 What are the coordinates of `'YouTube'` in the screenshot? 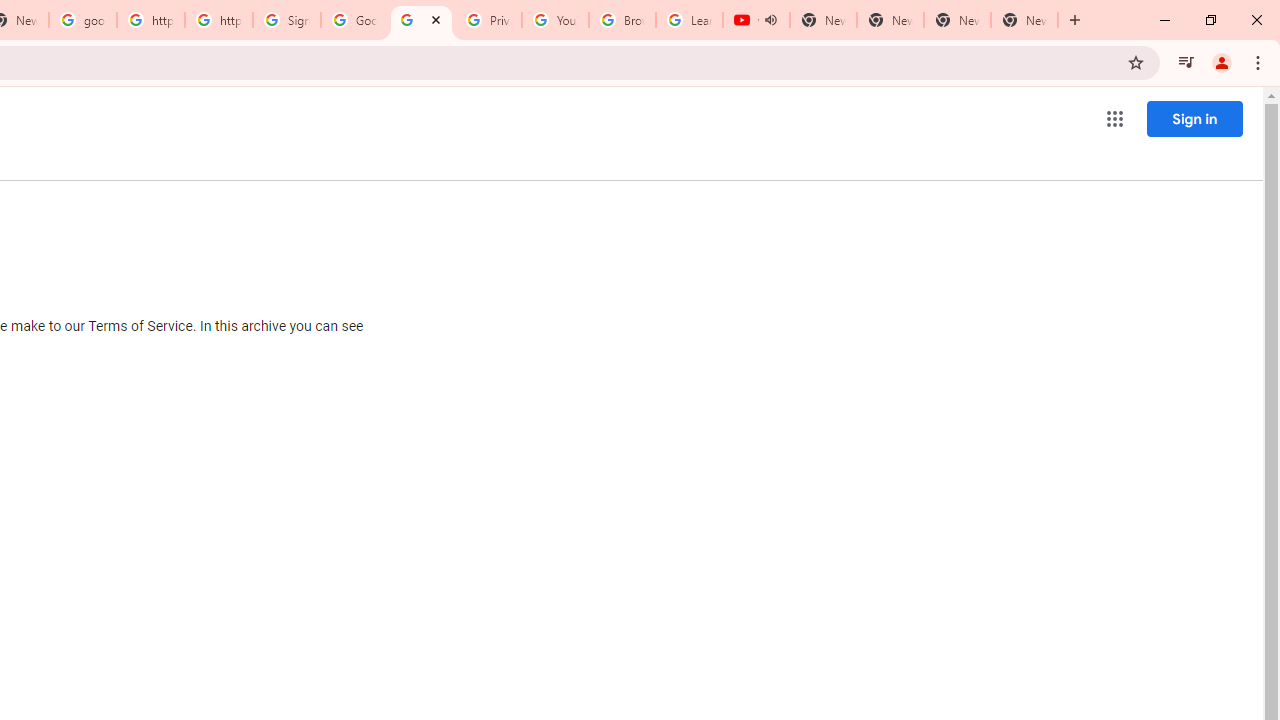 It's located at (555, 20).